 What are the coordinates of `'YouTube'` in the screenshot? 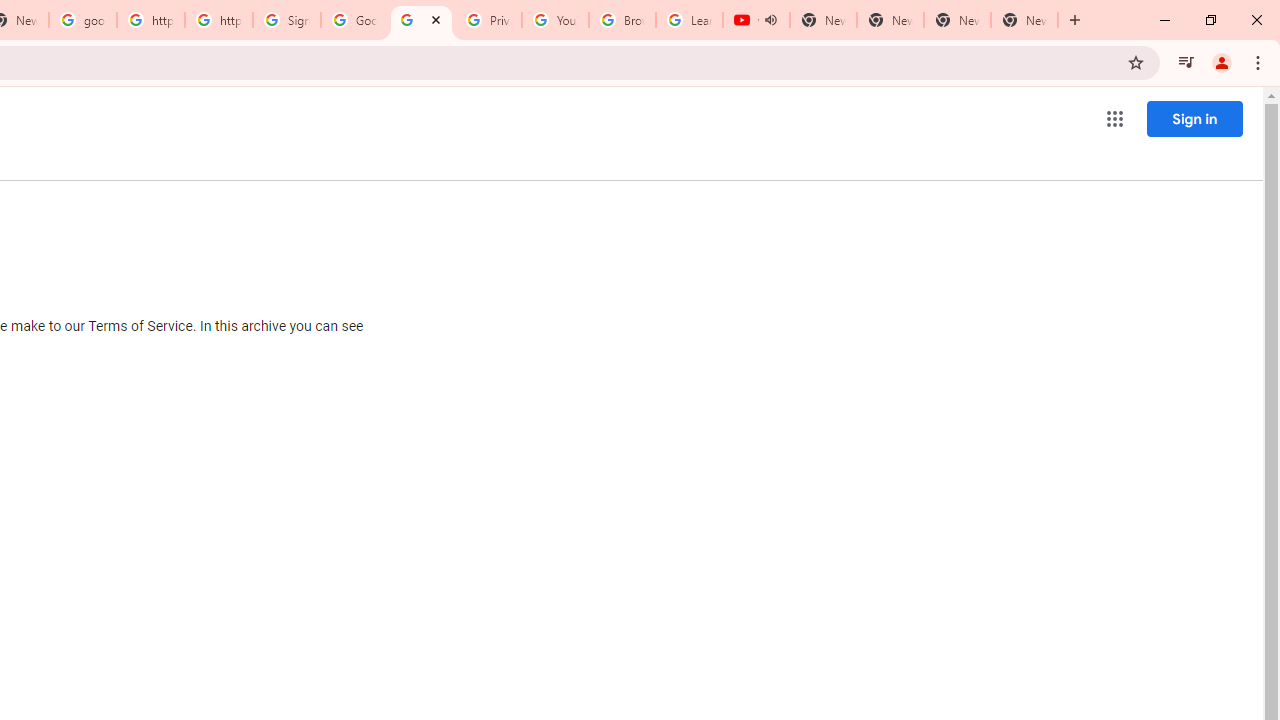 It's located at (555, 20).